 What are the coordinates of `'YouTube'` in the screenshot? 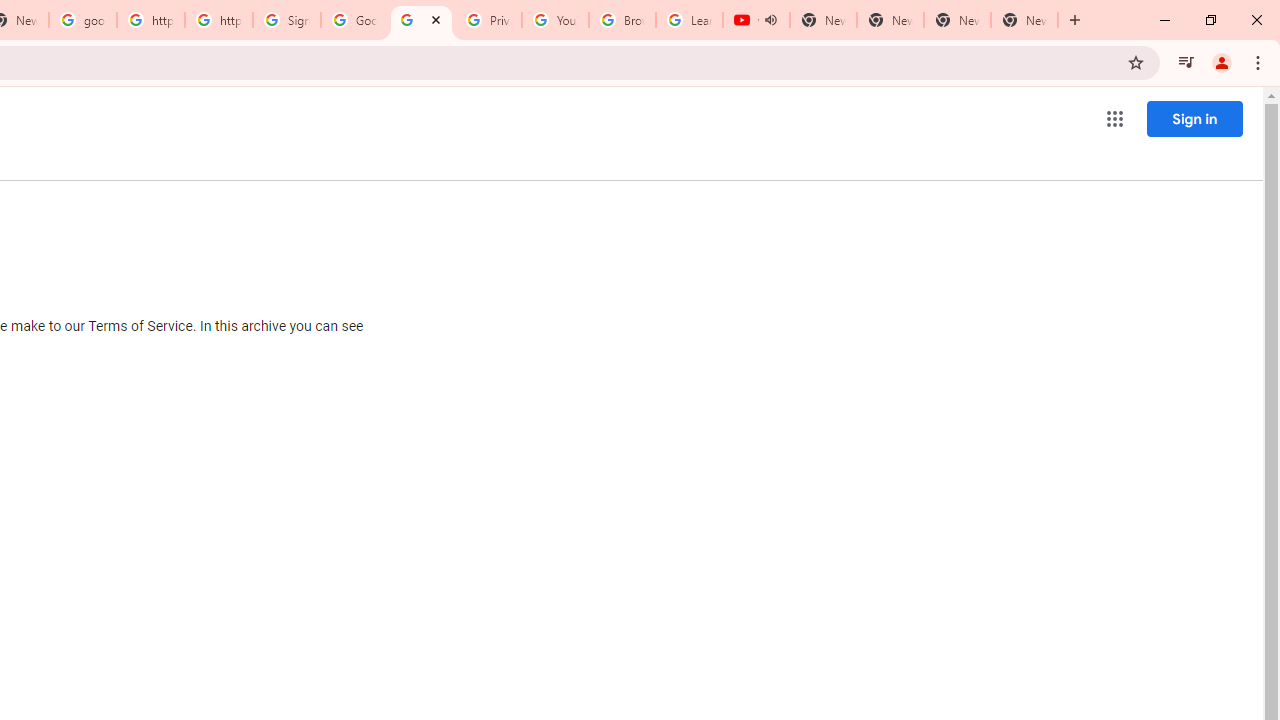 It's located at (555, 20).